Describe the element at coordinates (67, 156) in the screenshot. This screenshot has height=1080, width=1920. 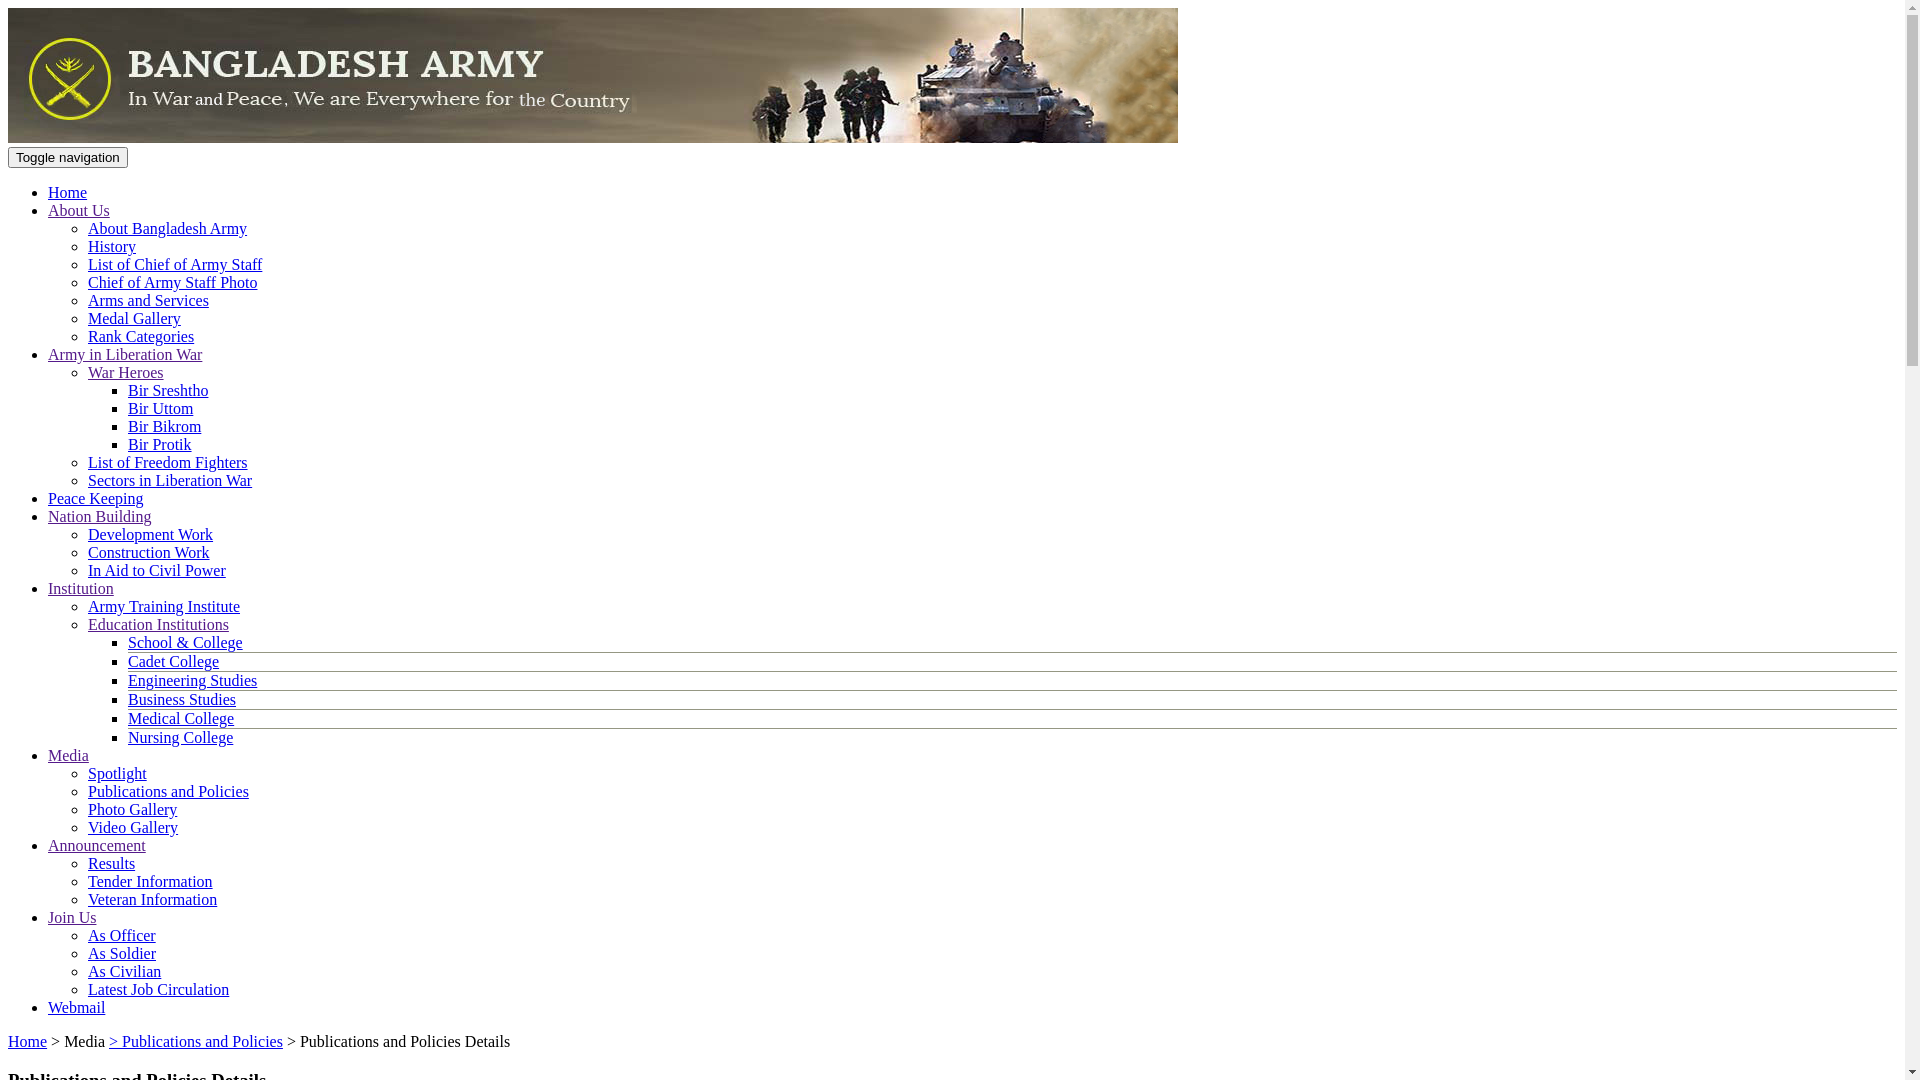
I see `'Toggle navigation'` at that location.